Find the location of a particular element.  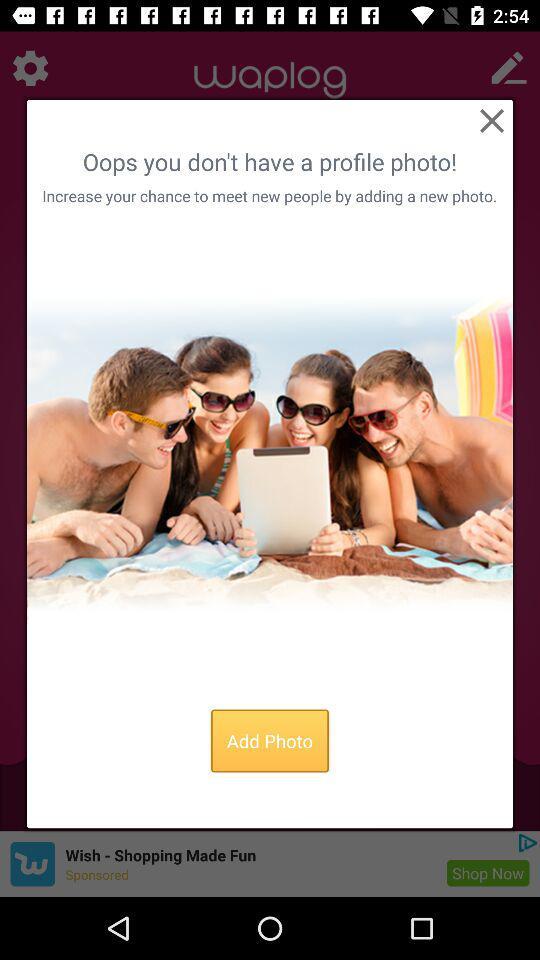

item at the bottom is located at coordinates (270, 740).